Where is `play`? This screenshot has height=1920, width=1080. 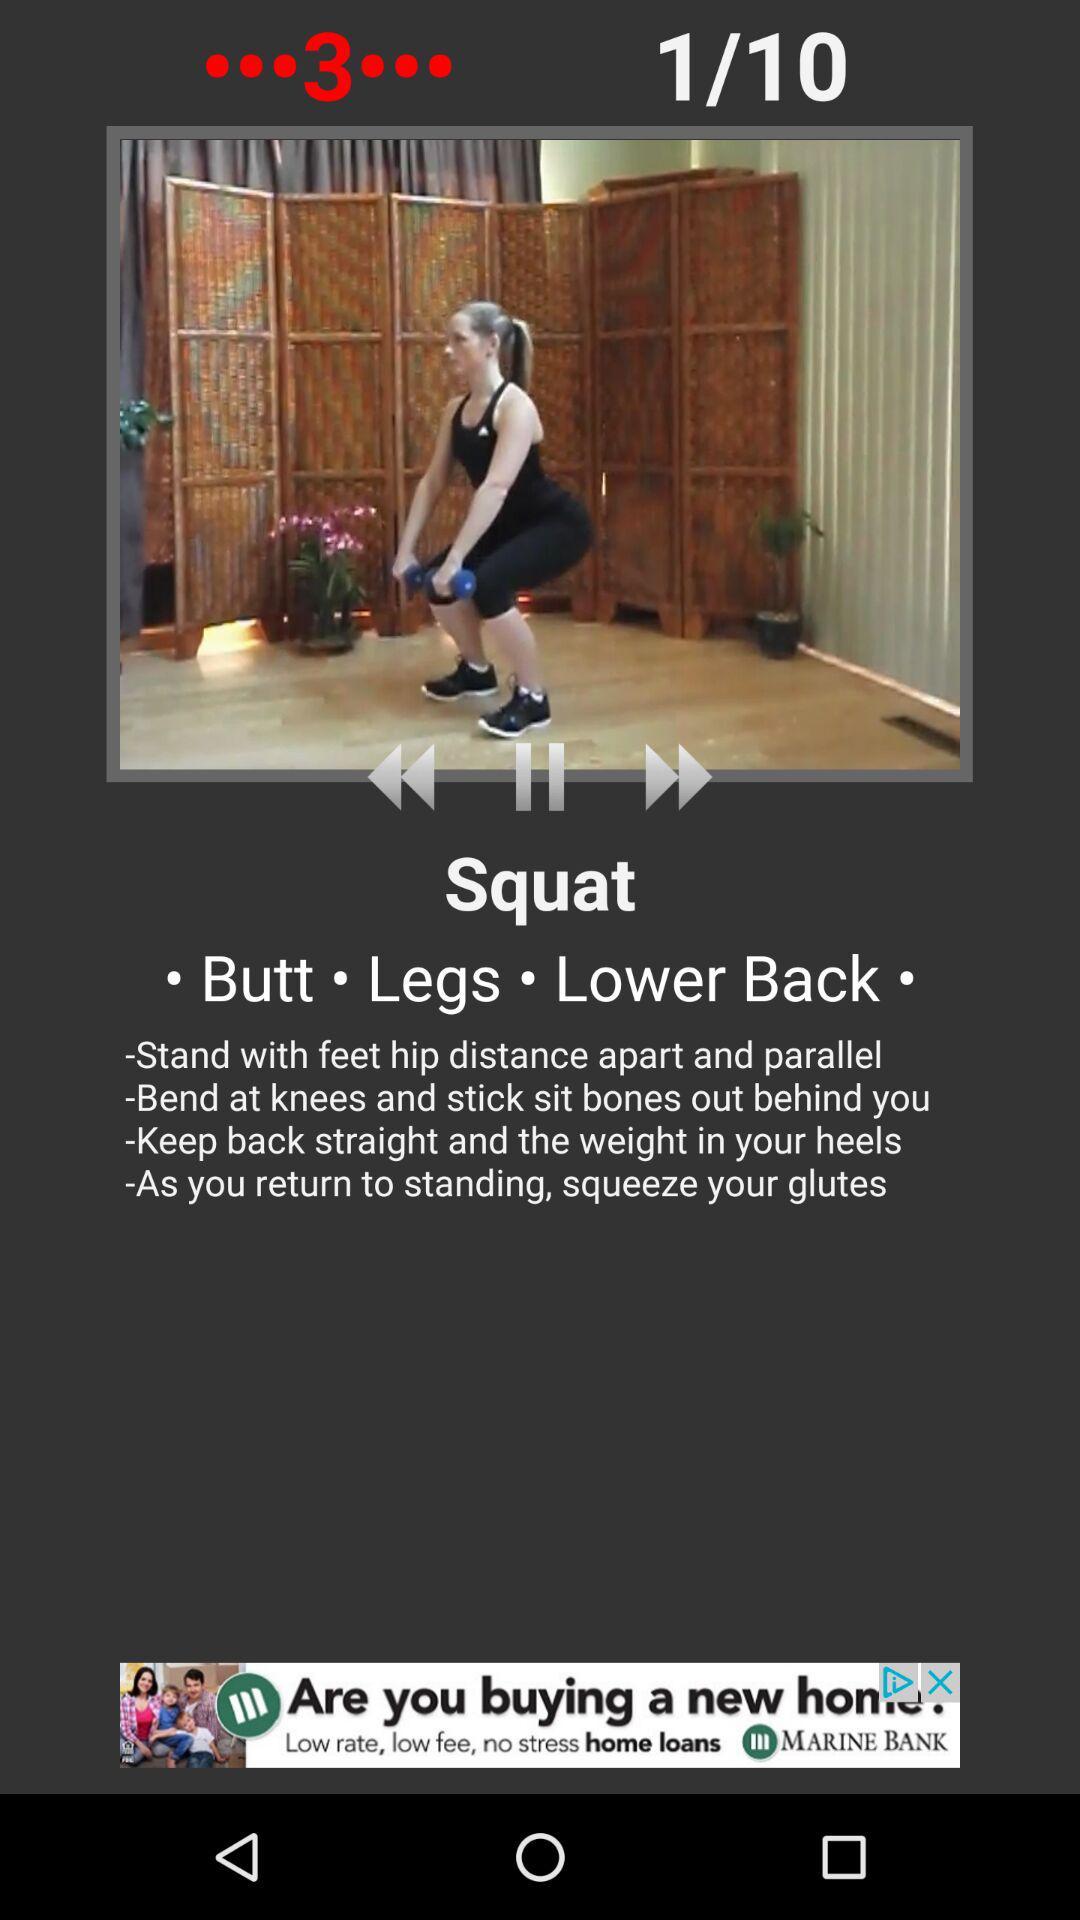
play is located at coordinates (540, 776).